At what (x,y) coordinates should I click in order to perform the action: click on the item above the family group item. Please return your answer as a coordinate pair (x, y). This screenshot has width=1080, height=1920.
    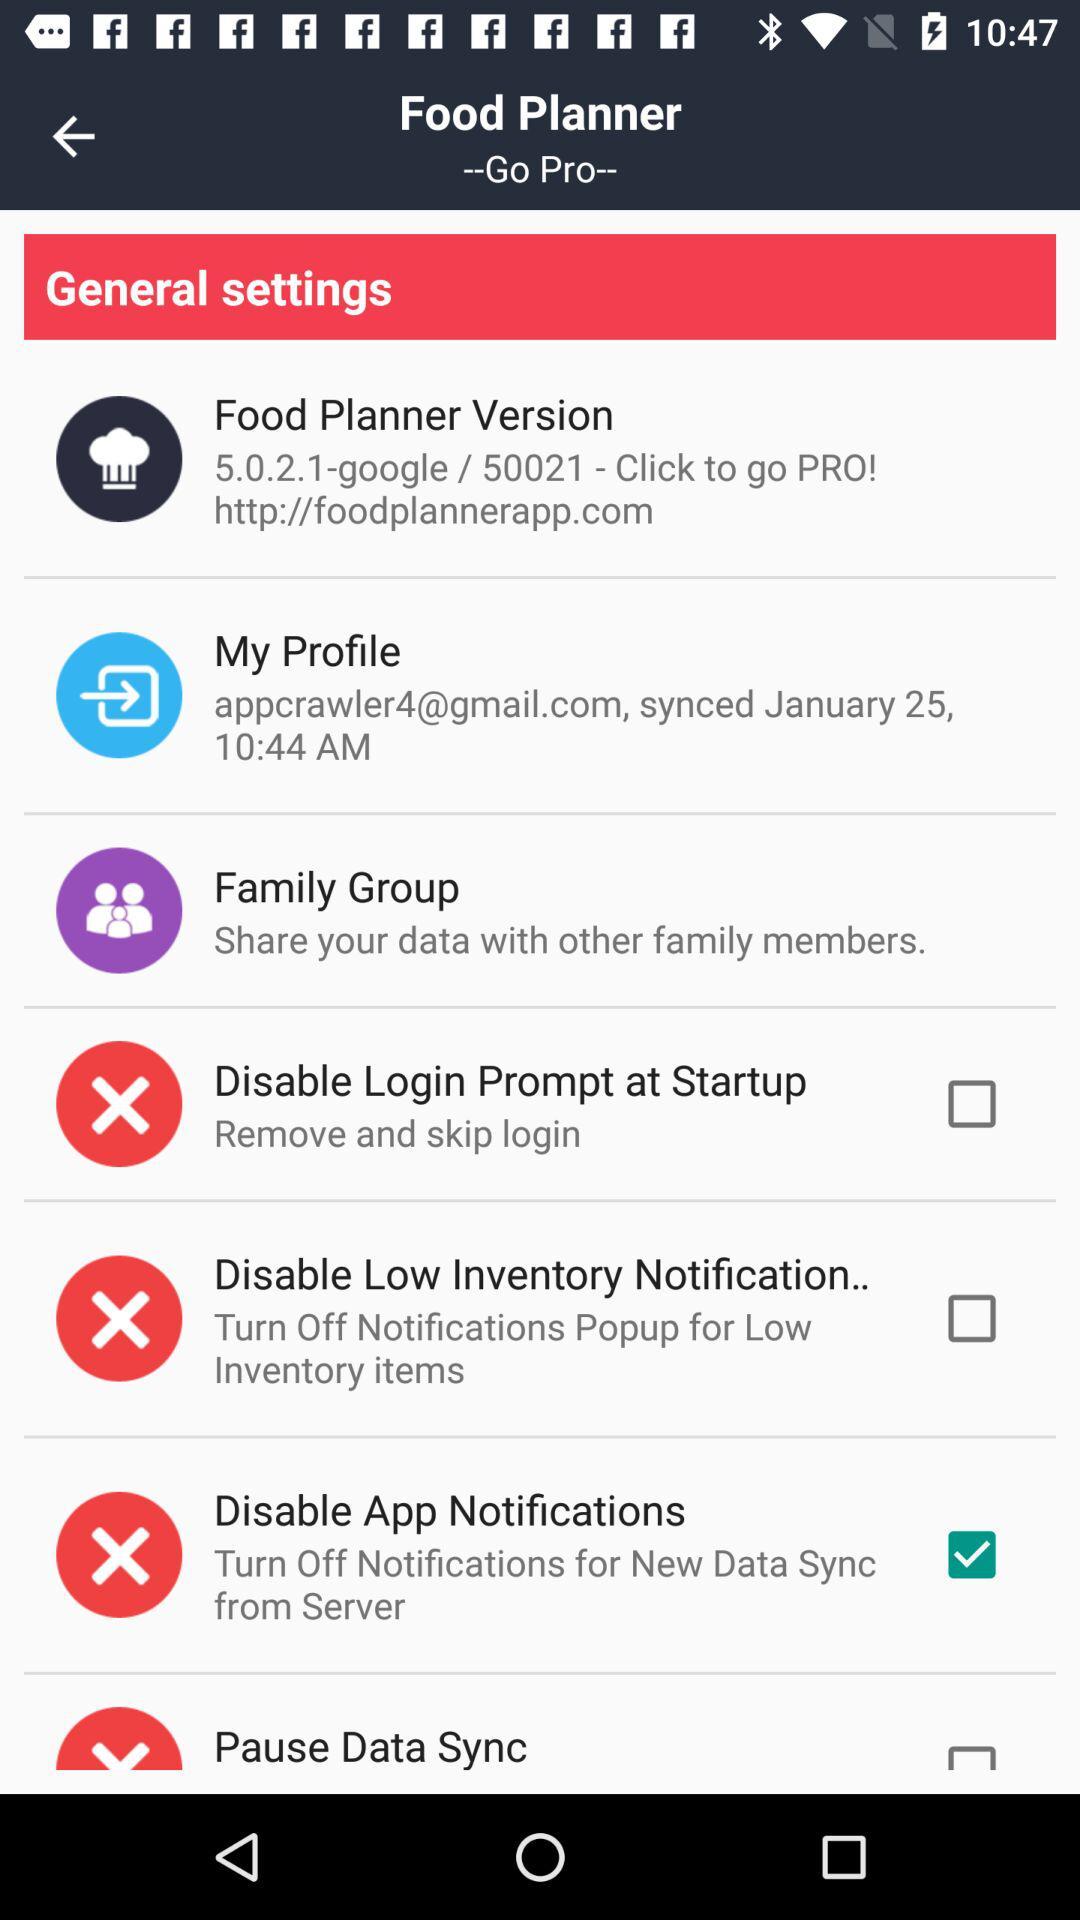
    Looking at the image, I should click on (612, 723).